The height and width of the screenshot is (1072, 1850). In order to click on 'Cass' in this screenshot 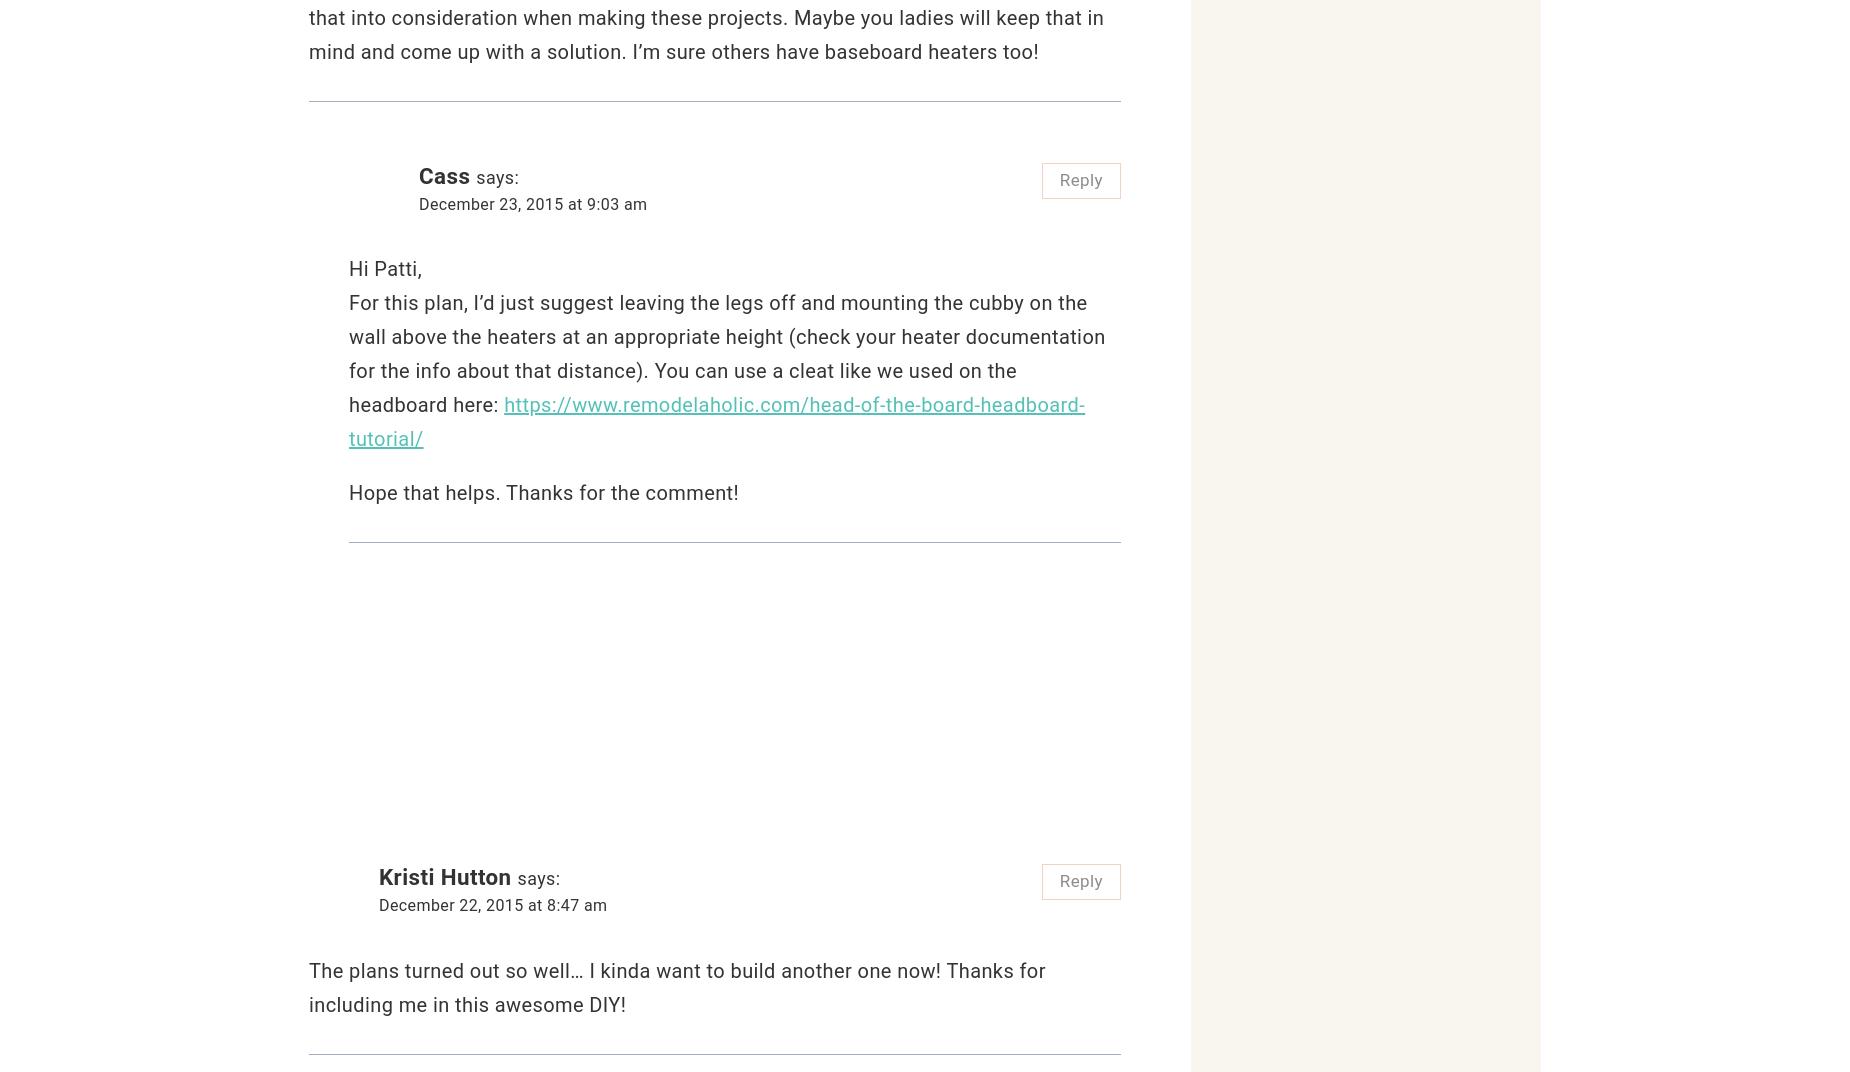, I will do `click(443, 175)`.